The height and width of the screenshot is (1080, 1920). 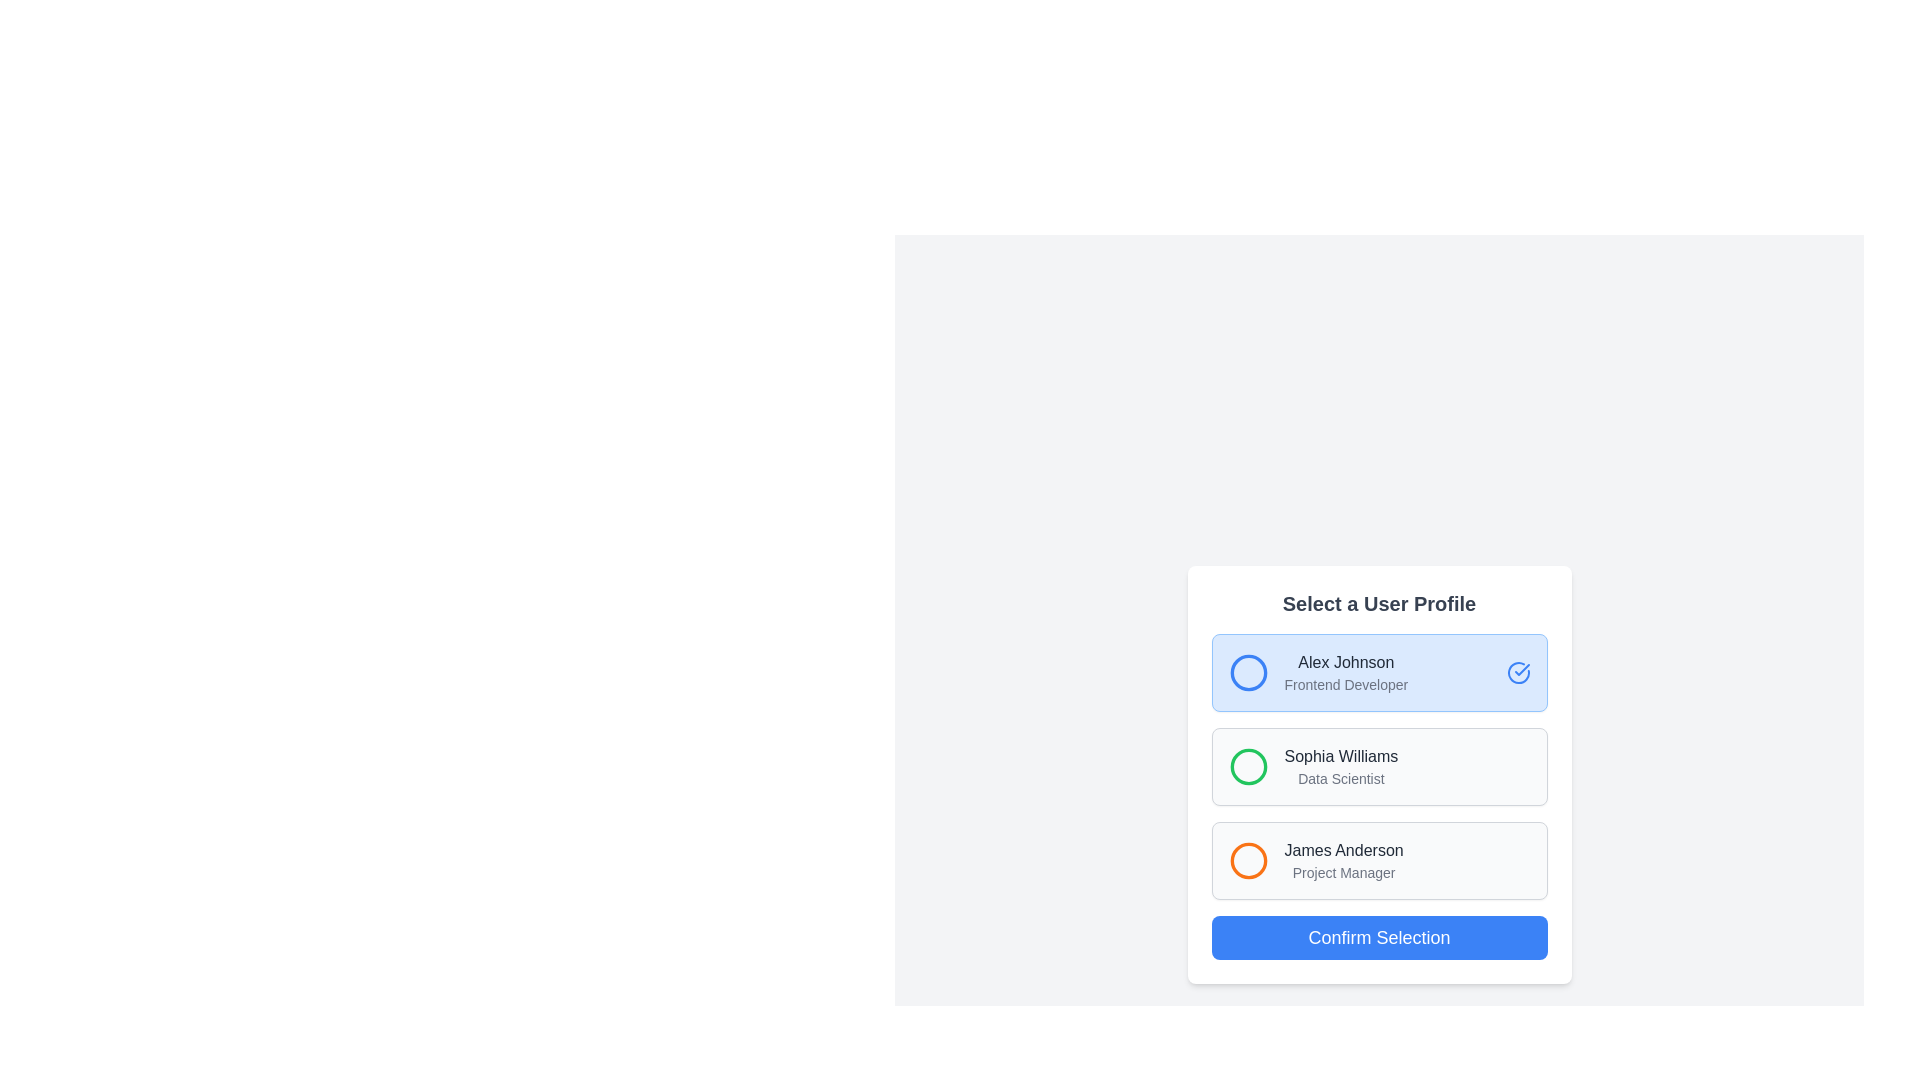 I want to click on displayed text of the 'Data Scientist' label located below the name 'Sophia Williams' in the user profile list item, so click(x=1341, y=778).